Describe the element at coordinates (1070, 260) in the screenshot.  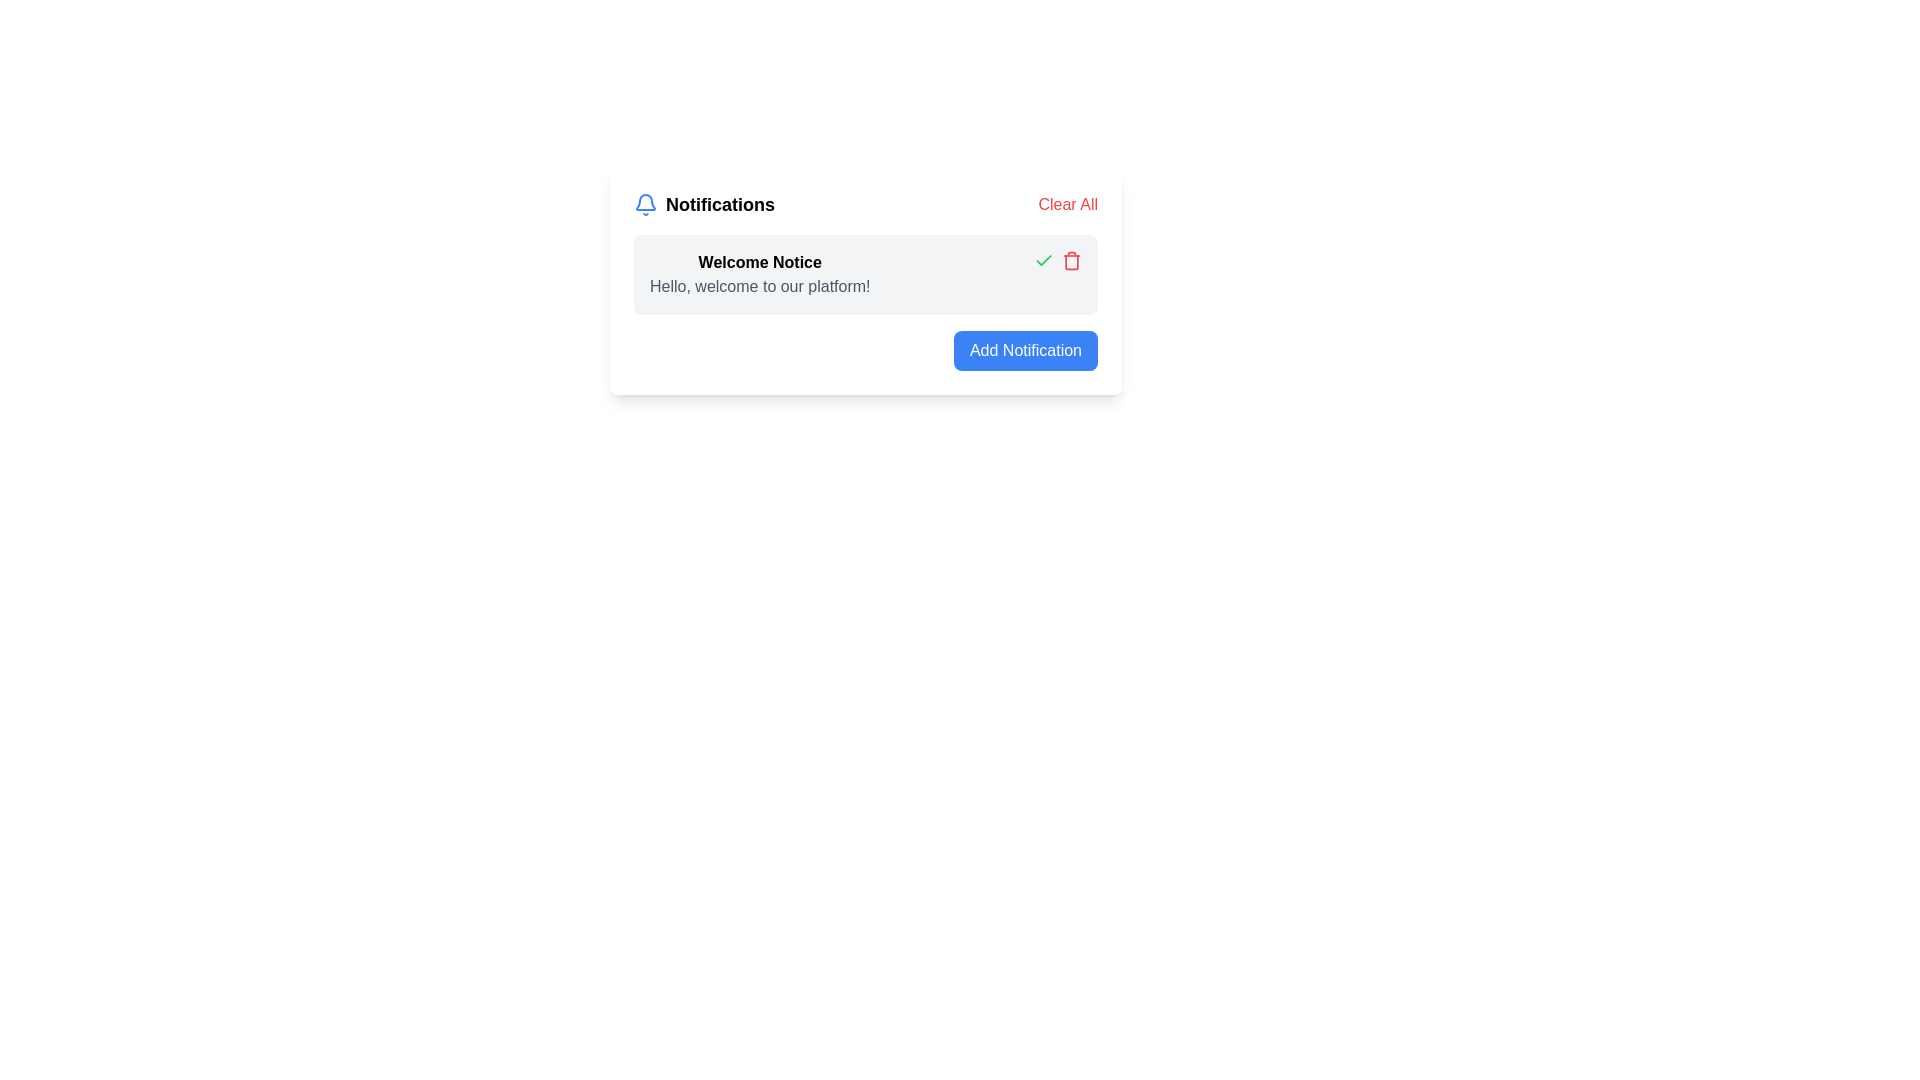
I see `the second icon in the horizontal arrangement of action icons to observe its hover effects, located within the notification card below the 'Notifications' title` at that location.